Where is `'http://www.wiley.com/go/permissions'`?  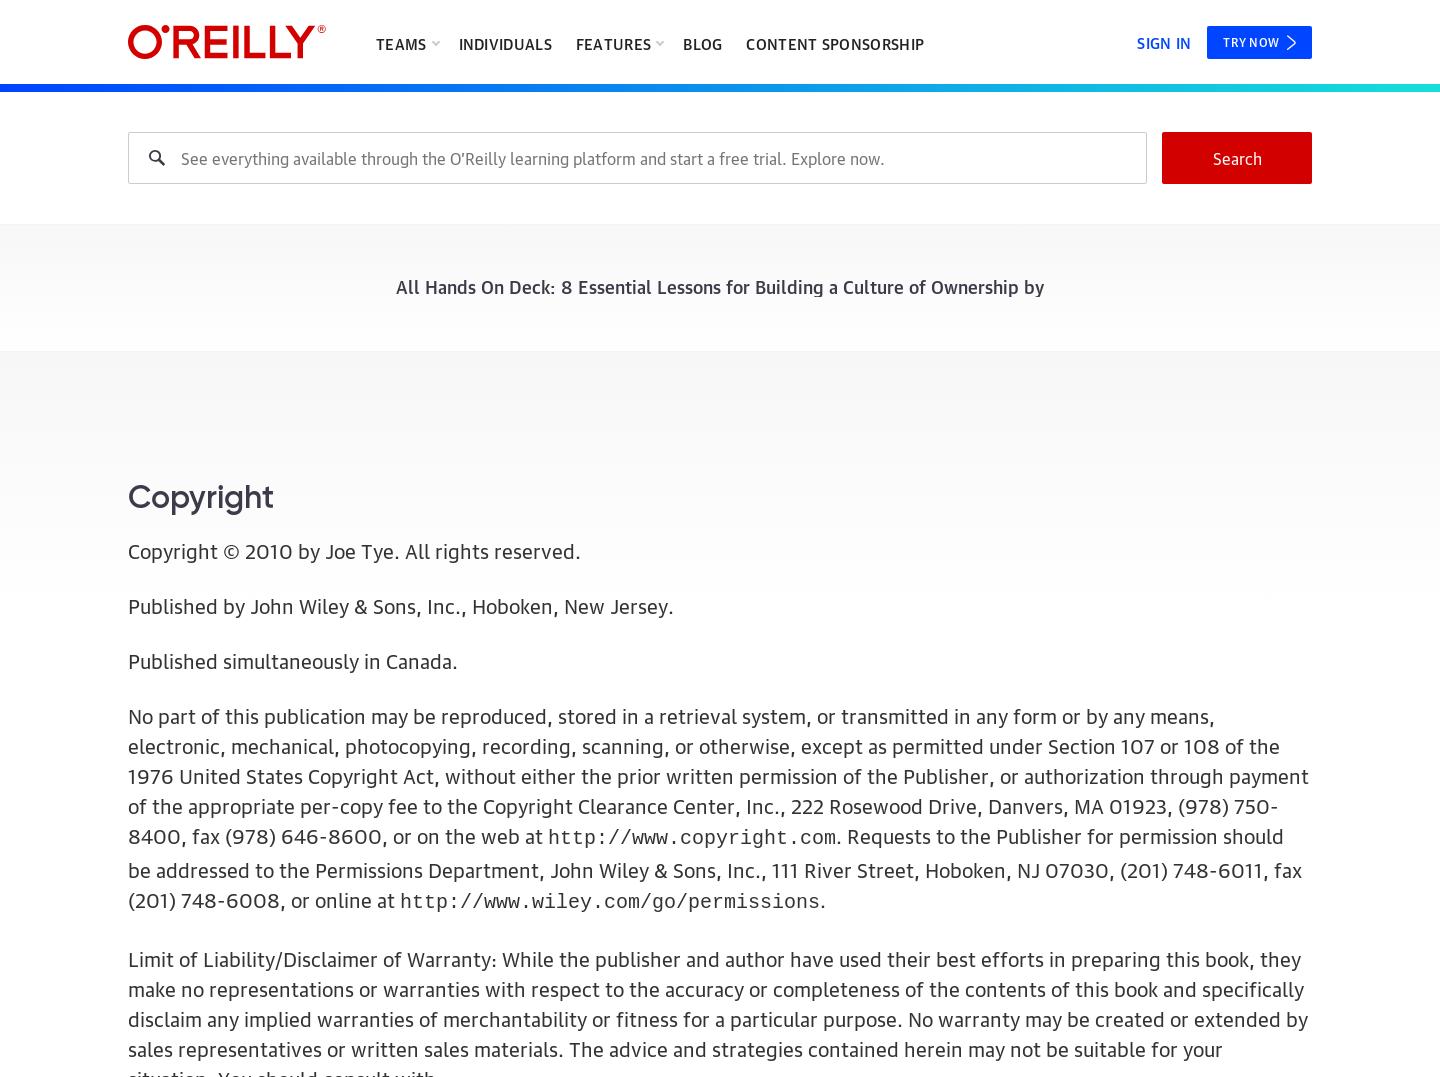
'http://www.wiley.com/go/permissions' is located at coordinates (608, 902).